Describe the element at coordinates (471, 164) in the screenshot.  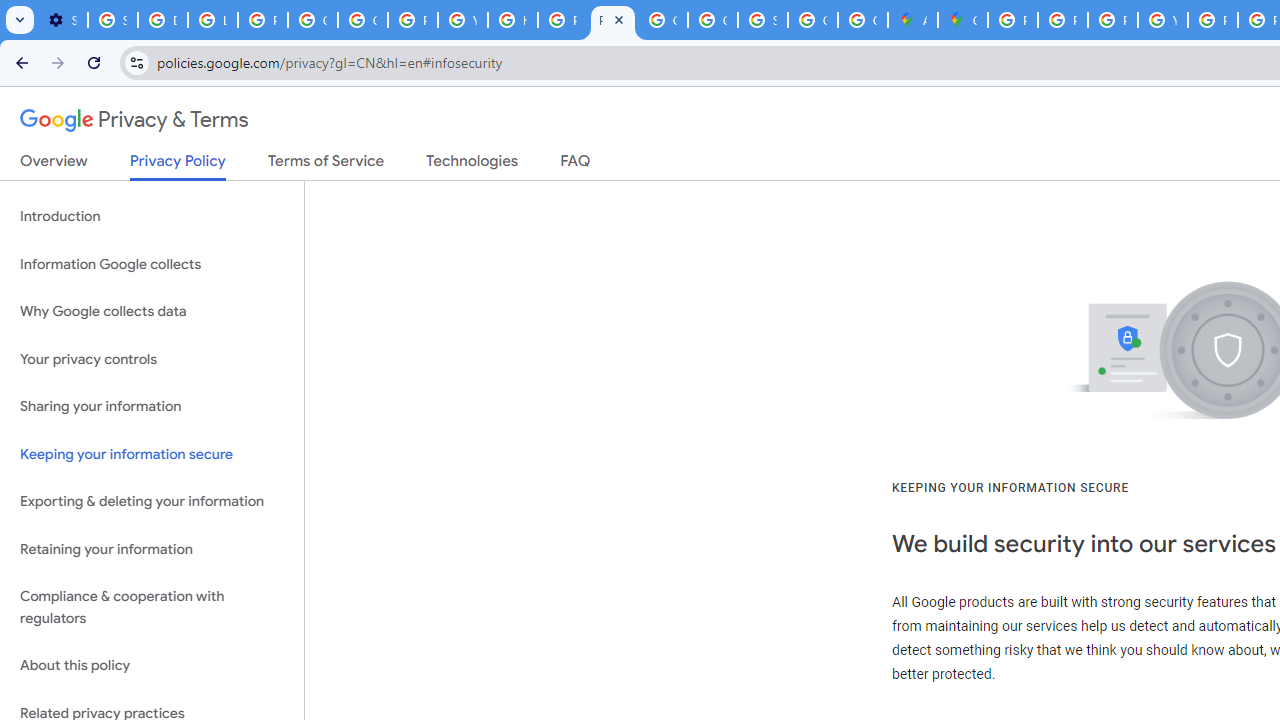
I see `'Technologies'` at that location.